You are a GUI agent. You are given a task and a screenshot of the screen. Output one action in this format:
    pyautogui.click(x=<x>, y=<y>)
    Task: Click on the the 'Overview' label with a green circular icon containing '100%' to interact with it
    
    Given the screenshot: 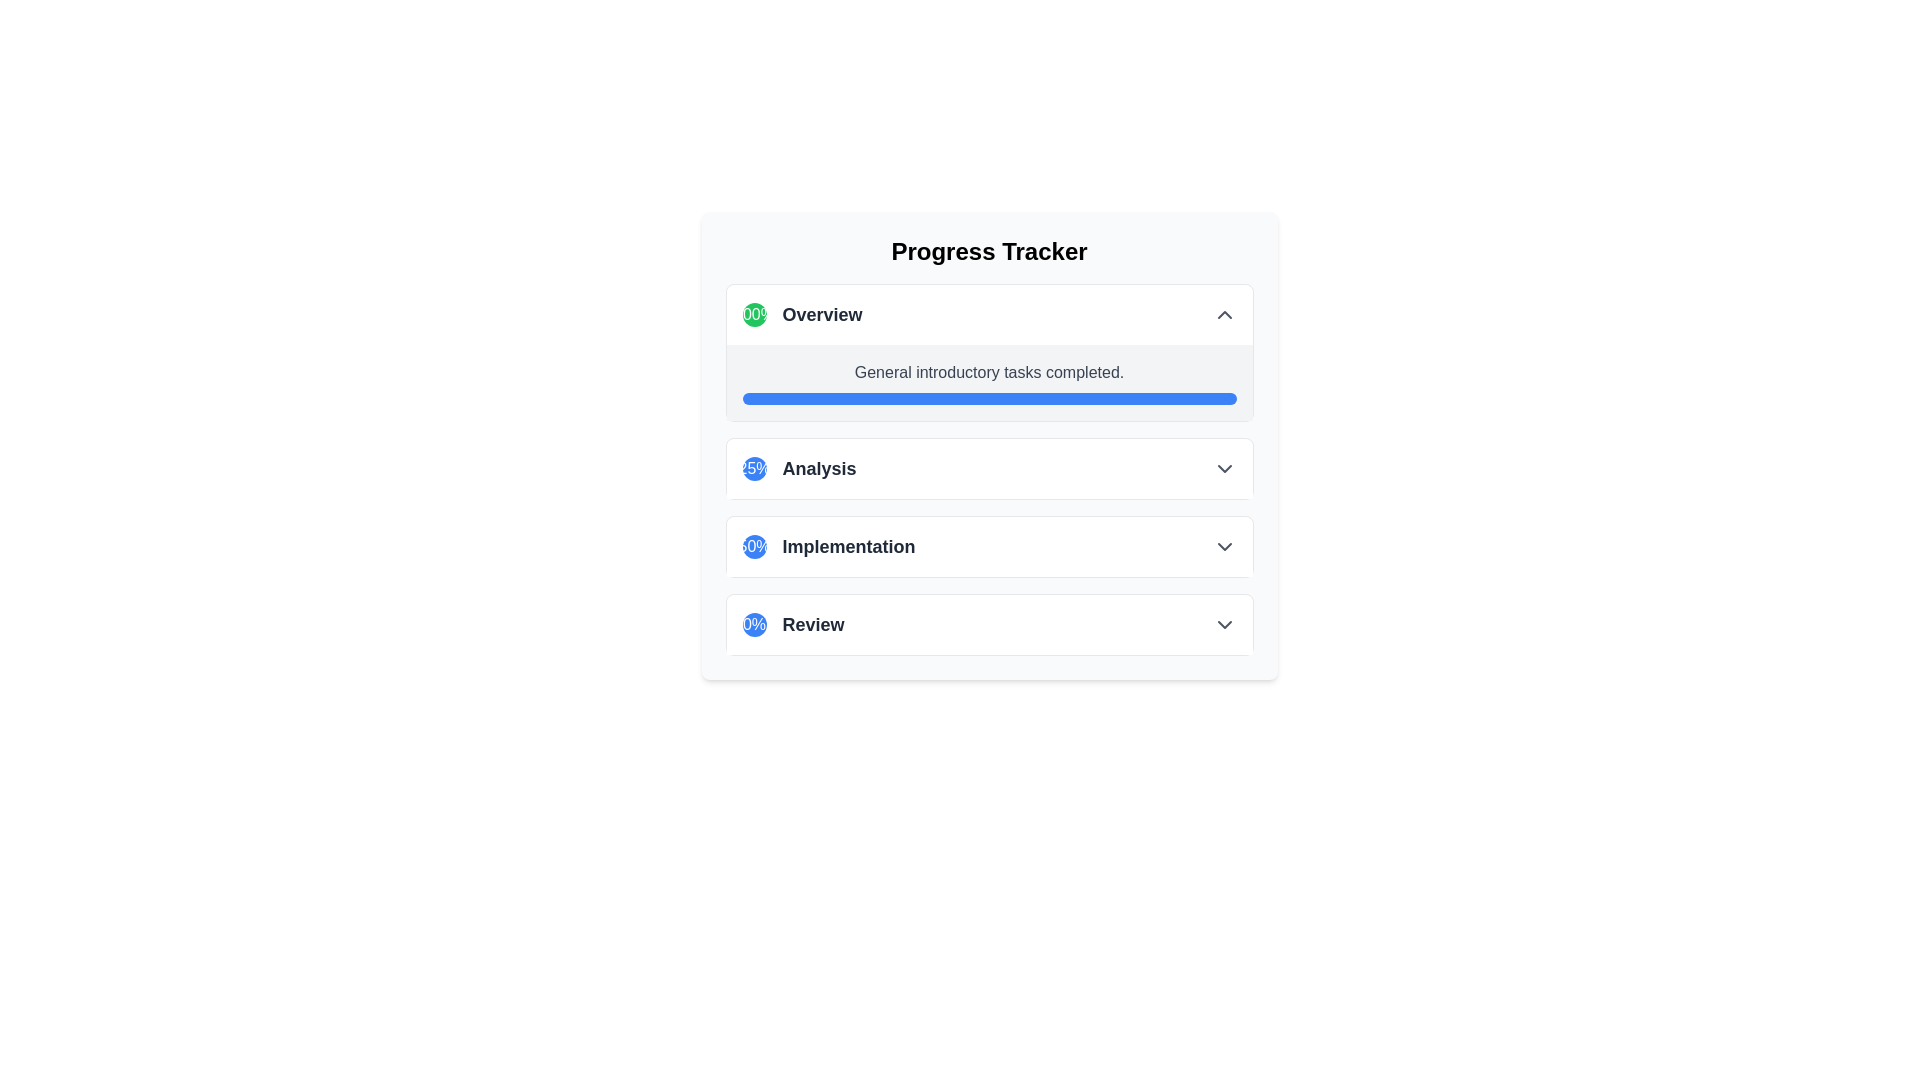 What is the action you would take?
    pyautogui.click(x=802, y=315)
    